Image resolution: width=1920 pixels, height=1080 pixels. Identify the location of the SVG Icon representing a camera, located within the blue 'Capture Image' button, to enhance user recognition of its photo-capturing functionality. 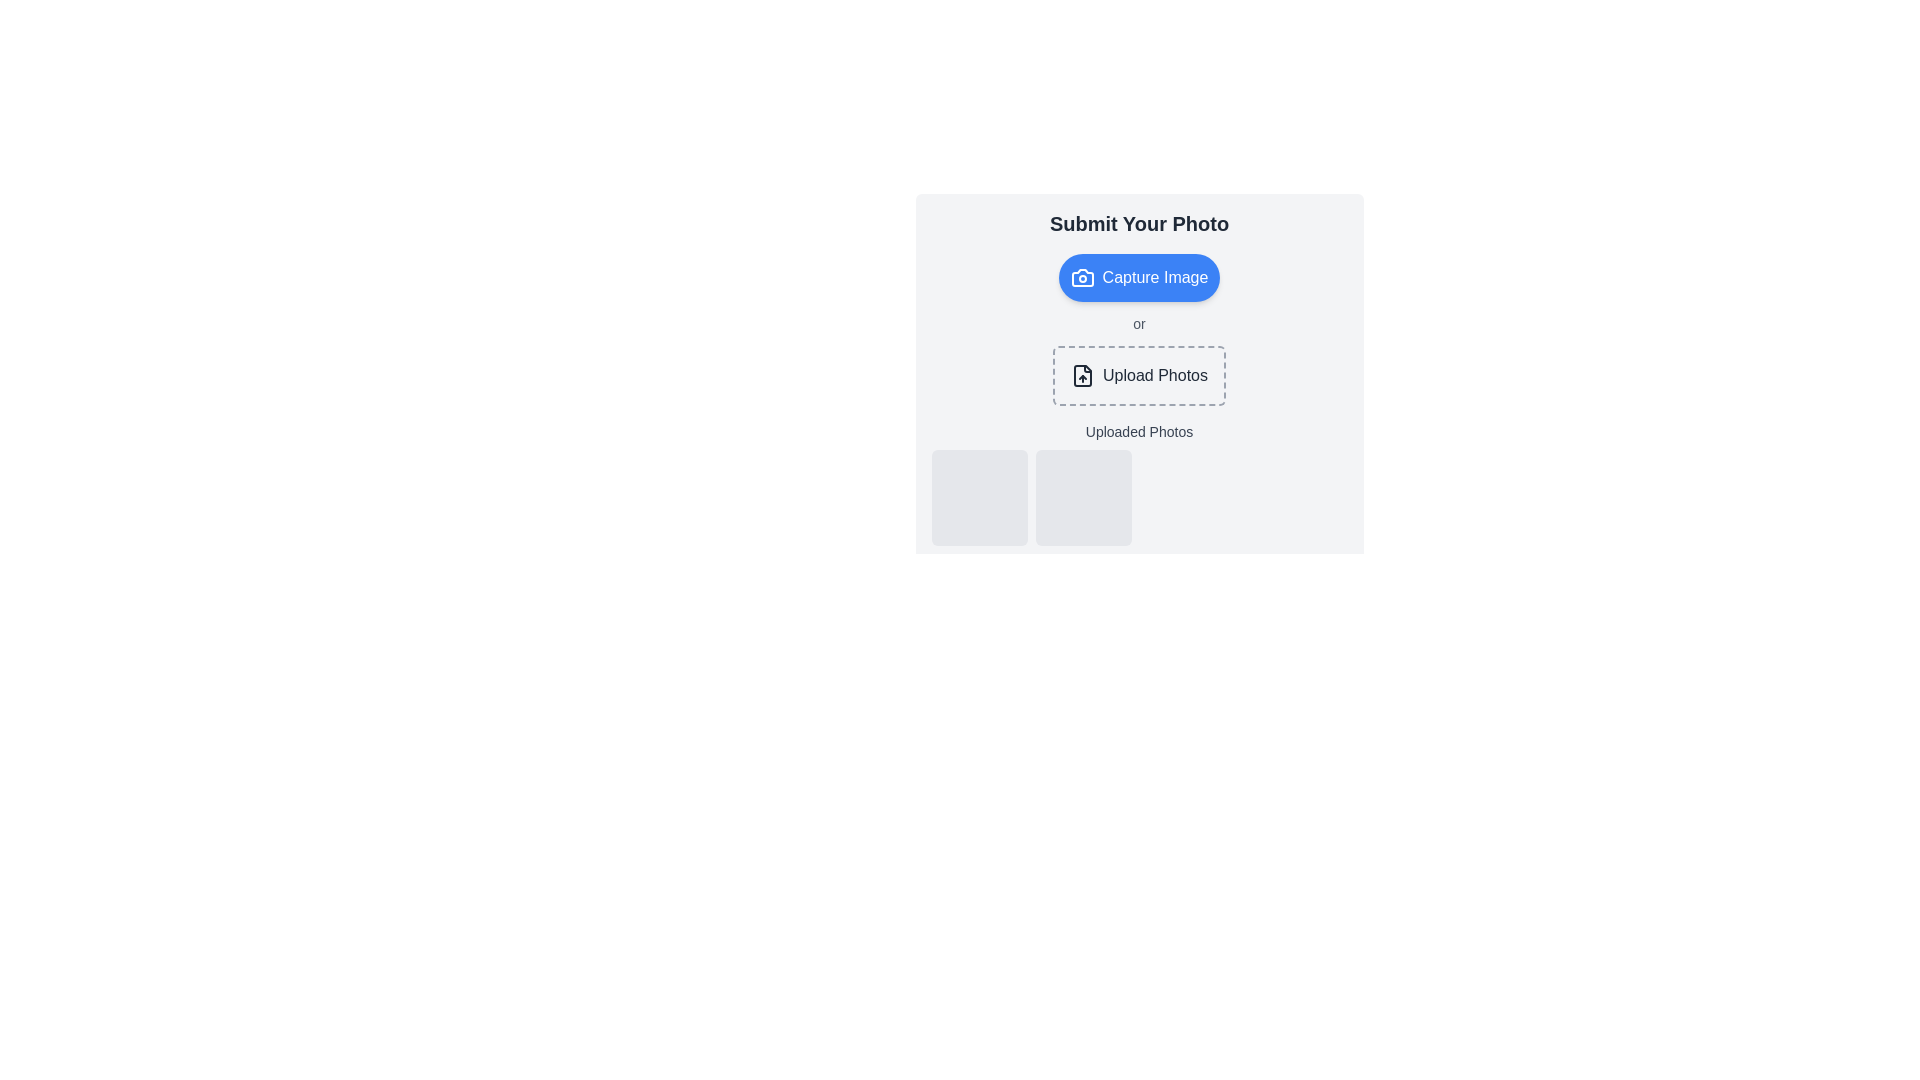
(1081, 277).